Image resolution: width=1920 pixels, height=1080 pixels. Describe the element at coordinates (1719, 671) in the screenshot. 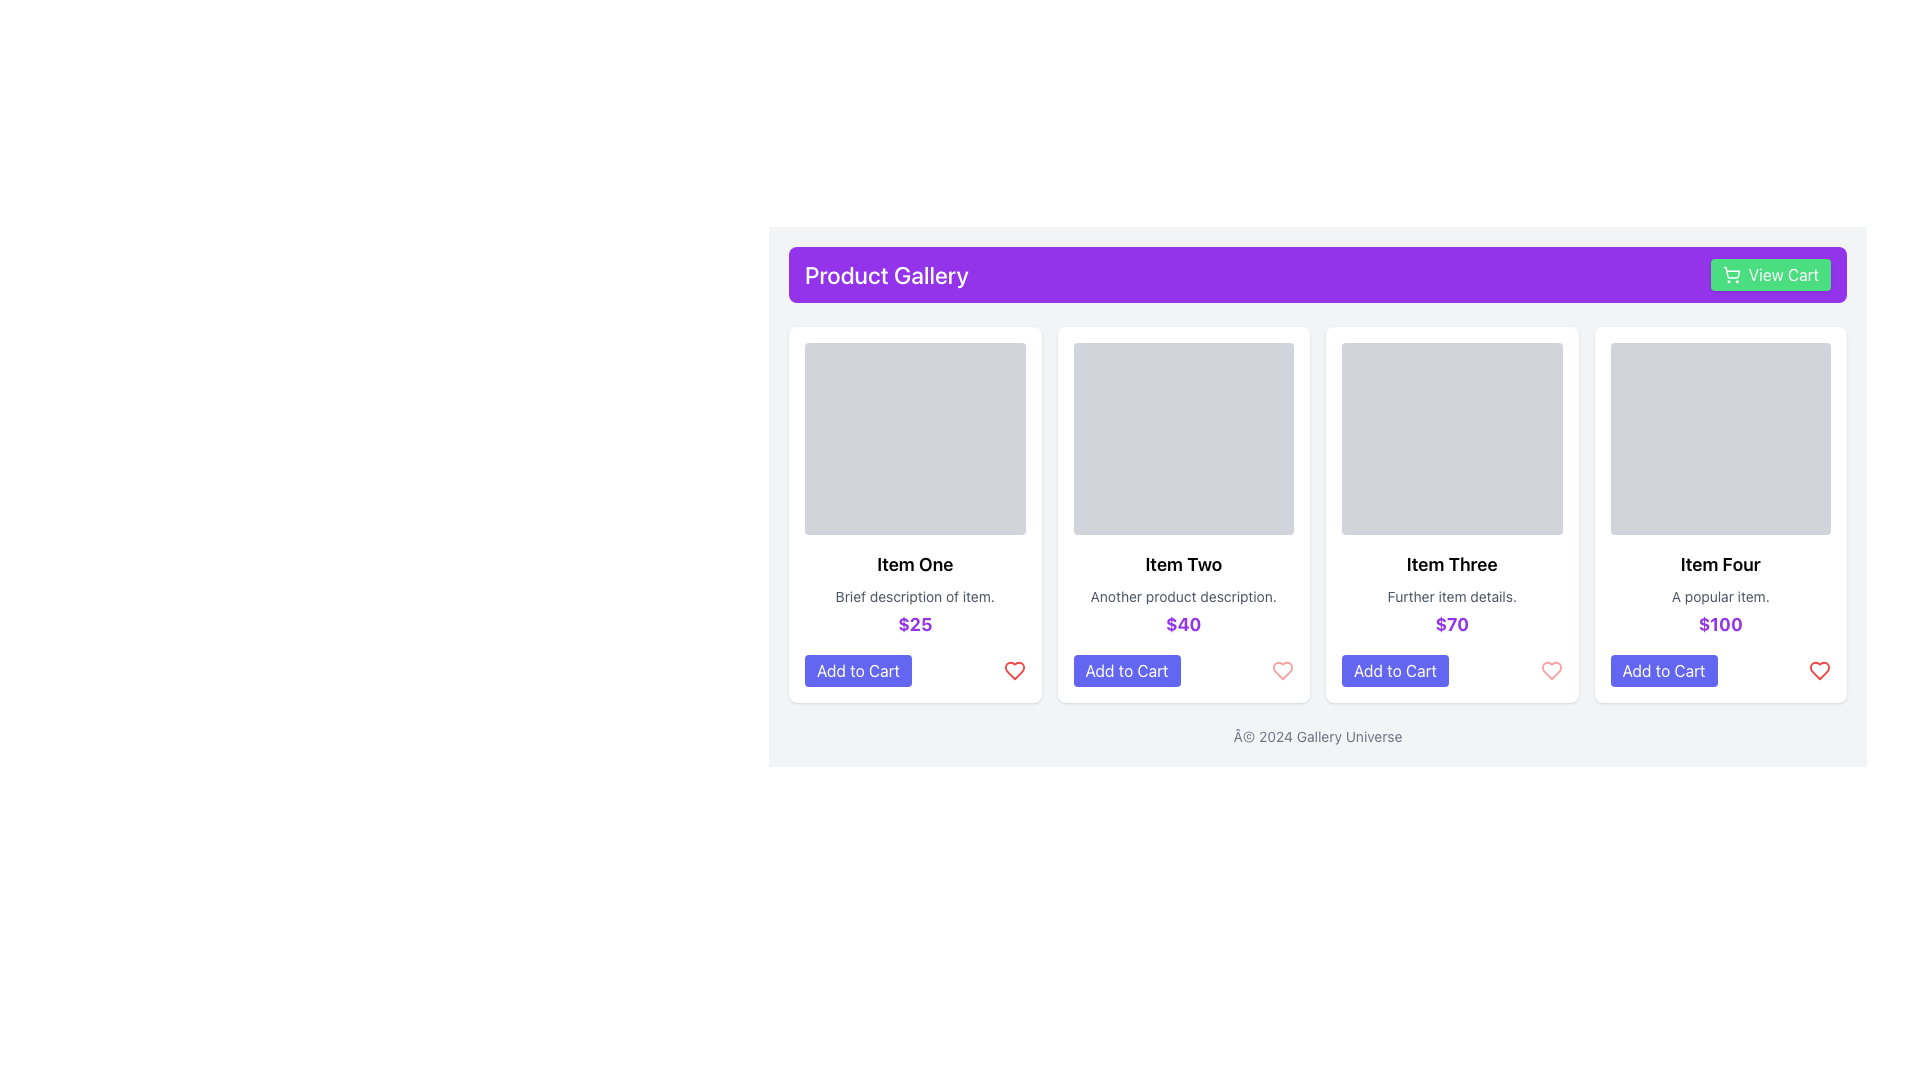

I see `the 'Add to Cart' button in the Composite component located in the fourth column of the product grid beneath the item description 'A popular item.' and the price '$100'` at that location.